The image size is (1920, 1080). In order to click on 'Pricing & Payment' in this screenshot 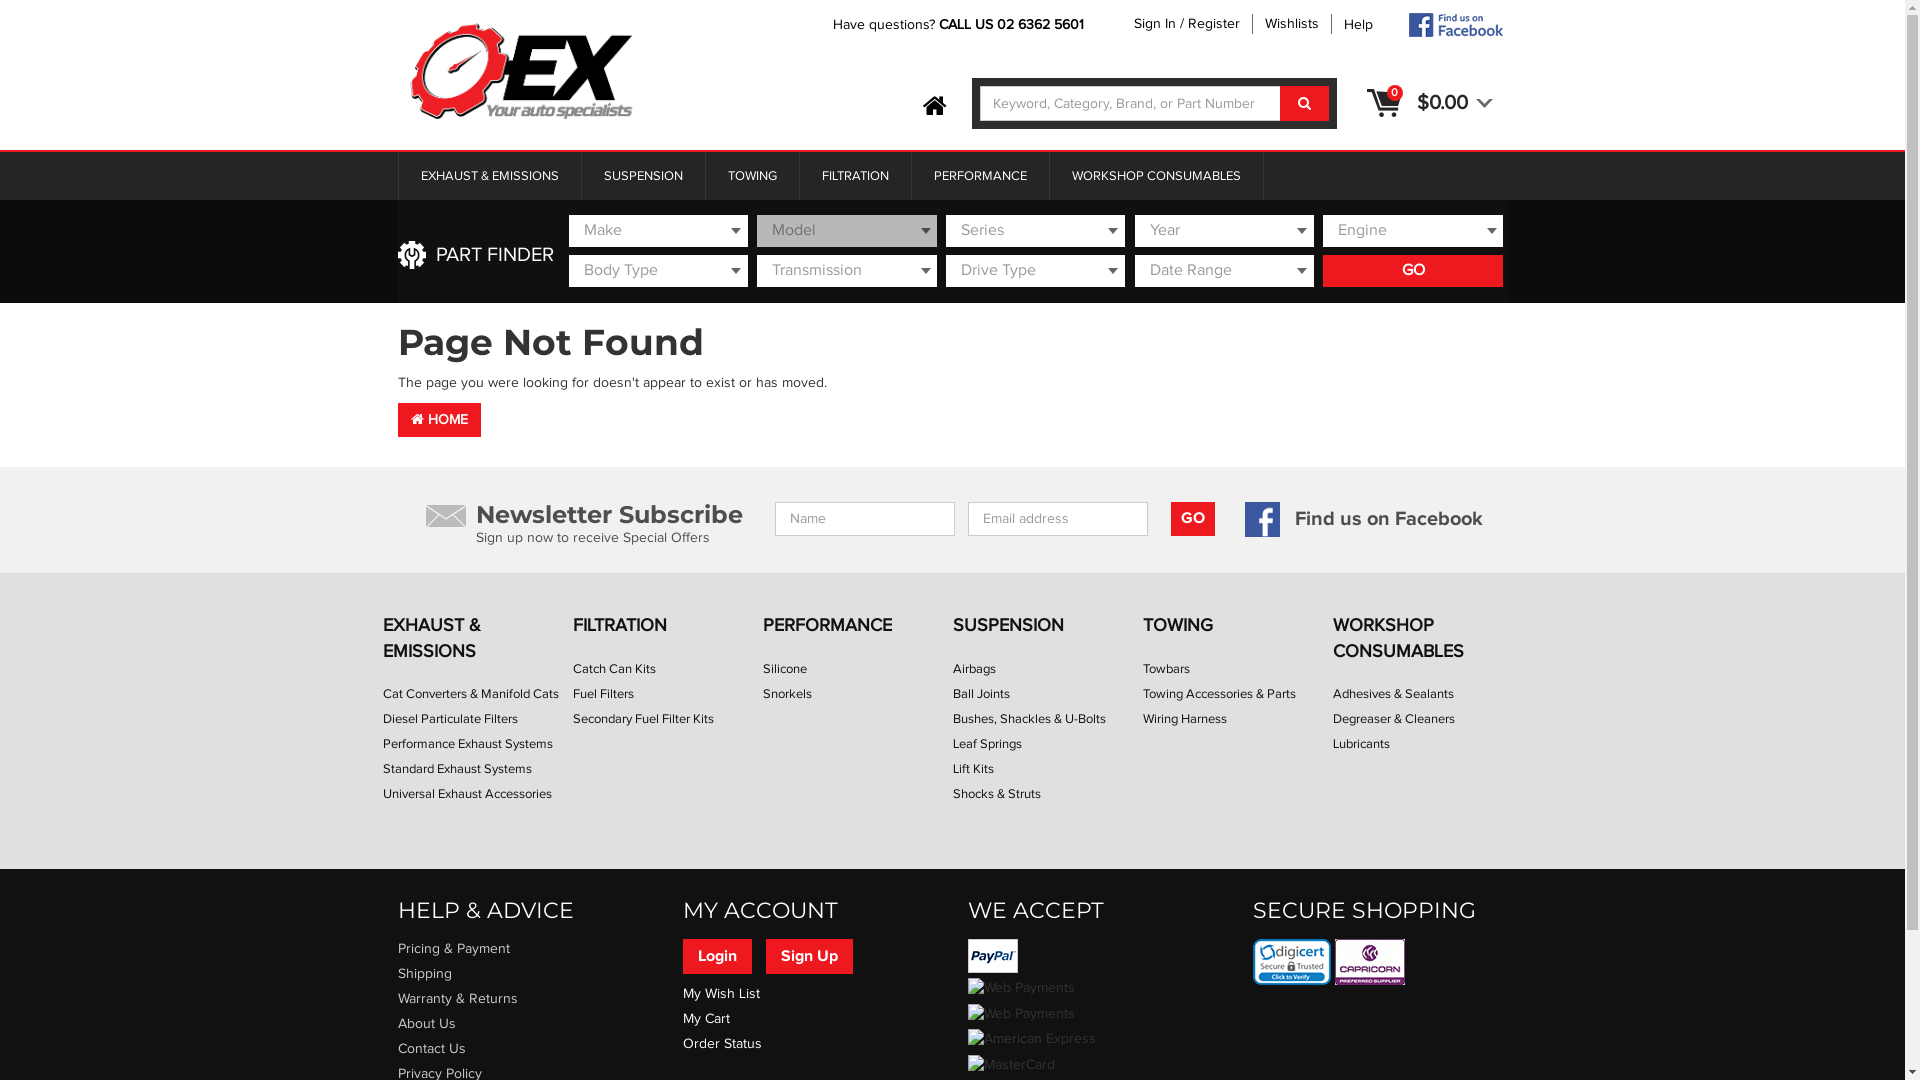, I will do `click(525, 947)`.